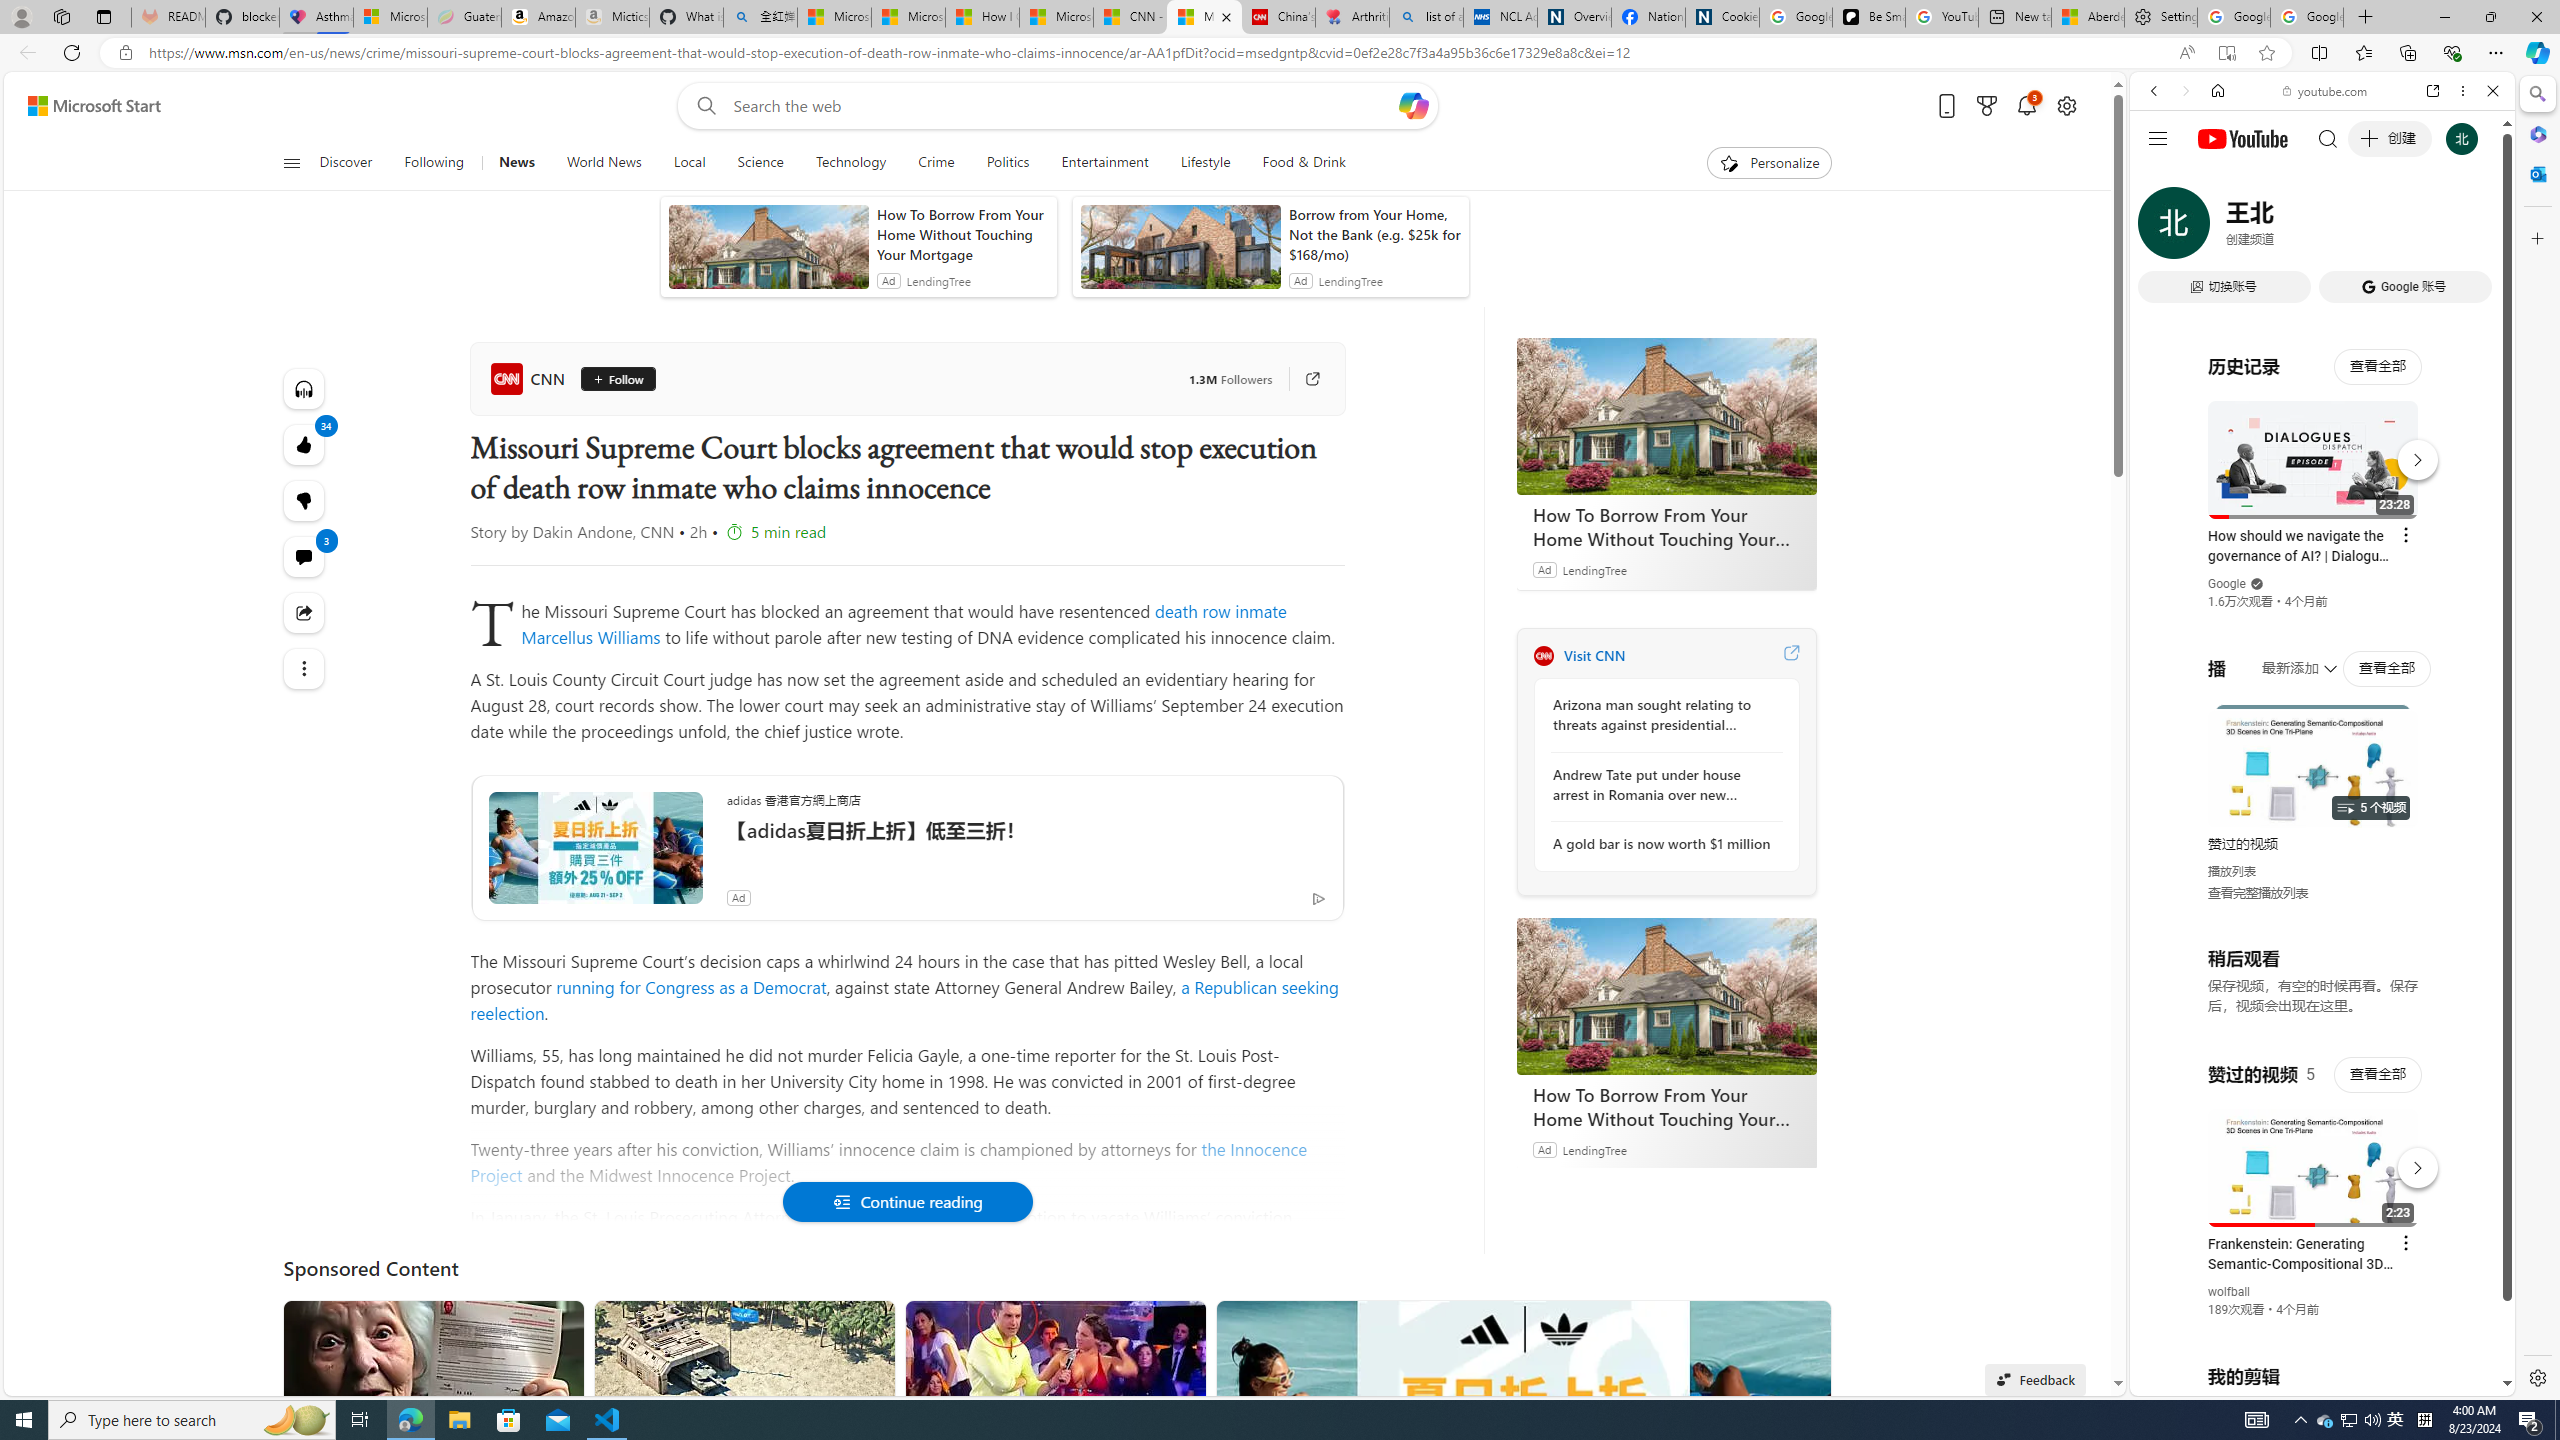  I want to click on 'Trailer #2 [HD]', so click(2320, 591).